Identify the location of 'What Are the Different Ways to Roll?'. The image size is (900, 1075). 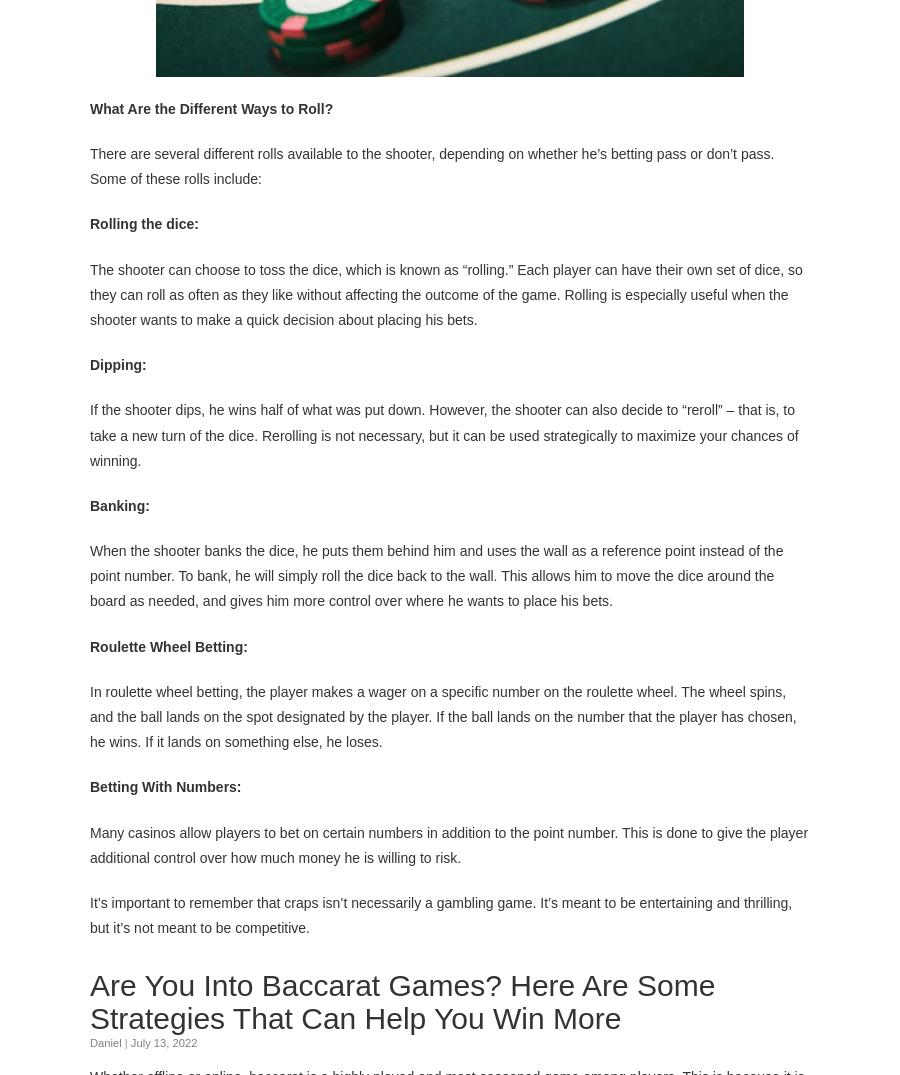
(213, 105).